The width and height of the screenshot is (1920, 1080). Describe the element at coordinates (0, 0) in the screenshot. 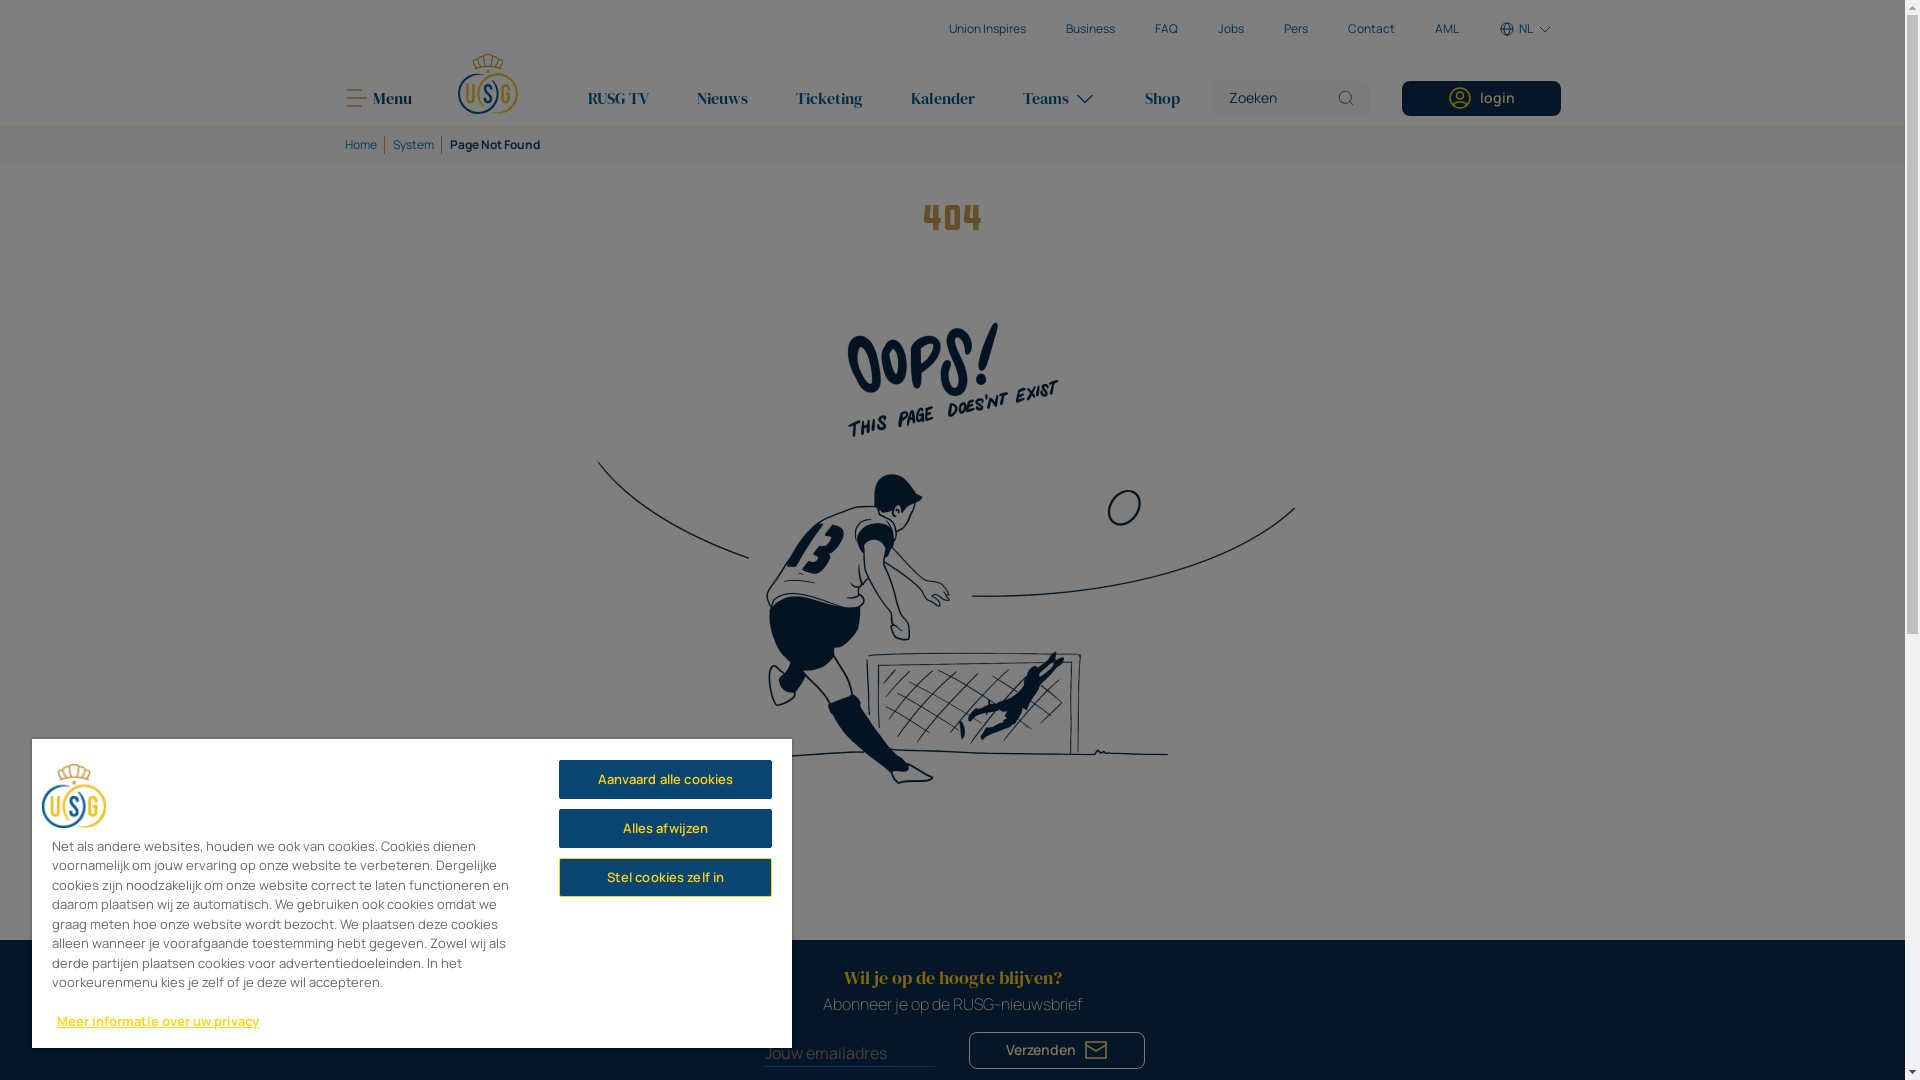

I see `'Skip to main content'` at that location.